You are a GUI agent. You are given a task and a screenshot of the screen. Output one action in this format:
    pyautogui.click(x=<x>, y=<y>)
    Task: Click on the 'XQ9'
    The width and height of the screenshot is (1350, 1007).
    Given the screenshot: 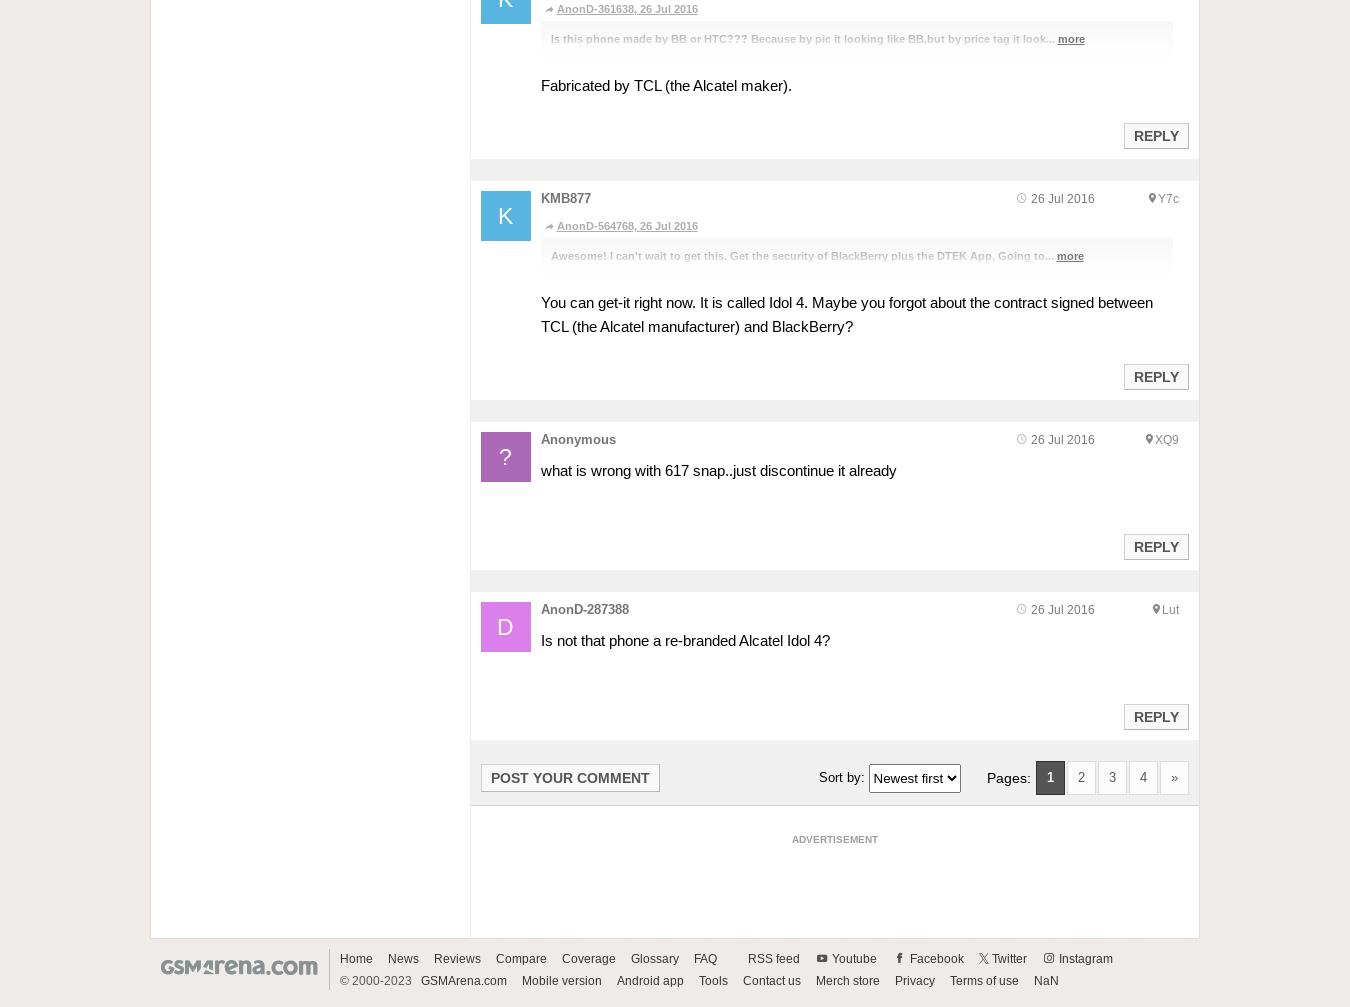 What is the action you would take?
    pyautogui.click(x=1164, y=438)
    